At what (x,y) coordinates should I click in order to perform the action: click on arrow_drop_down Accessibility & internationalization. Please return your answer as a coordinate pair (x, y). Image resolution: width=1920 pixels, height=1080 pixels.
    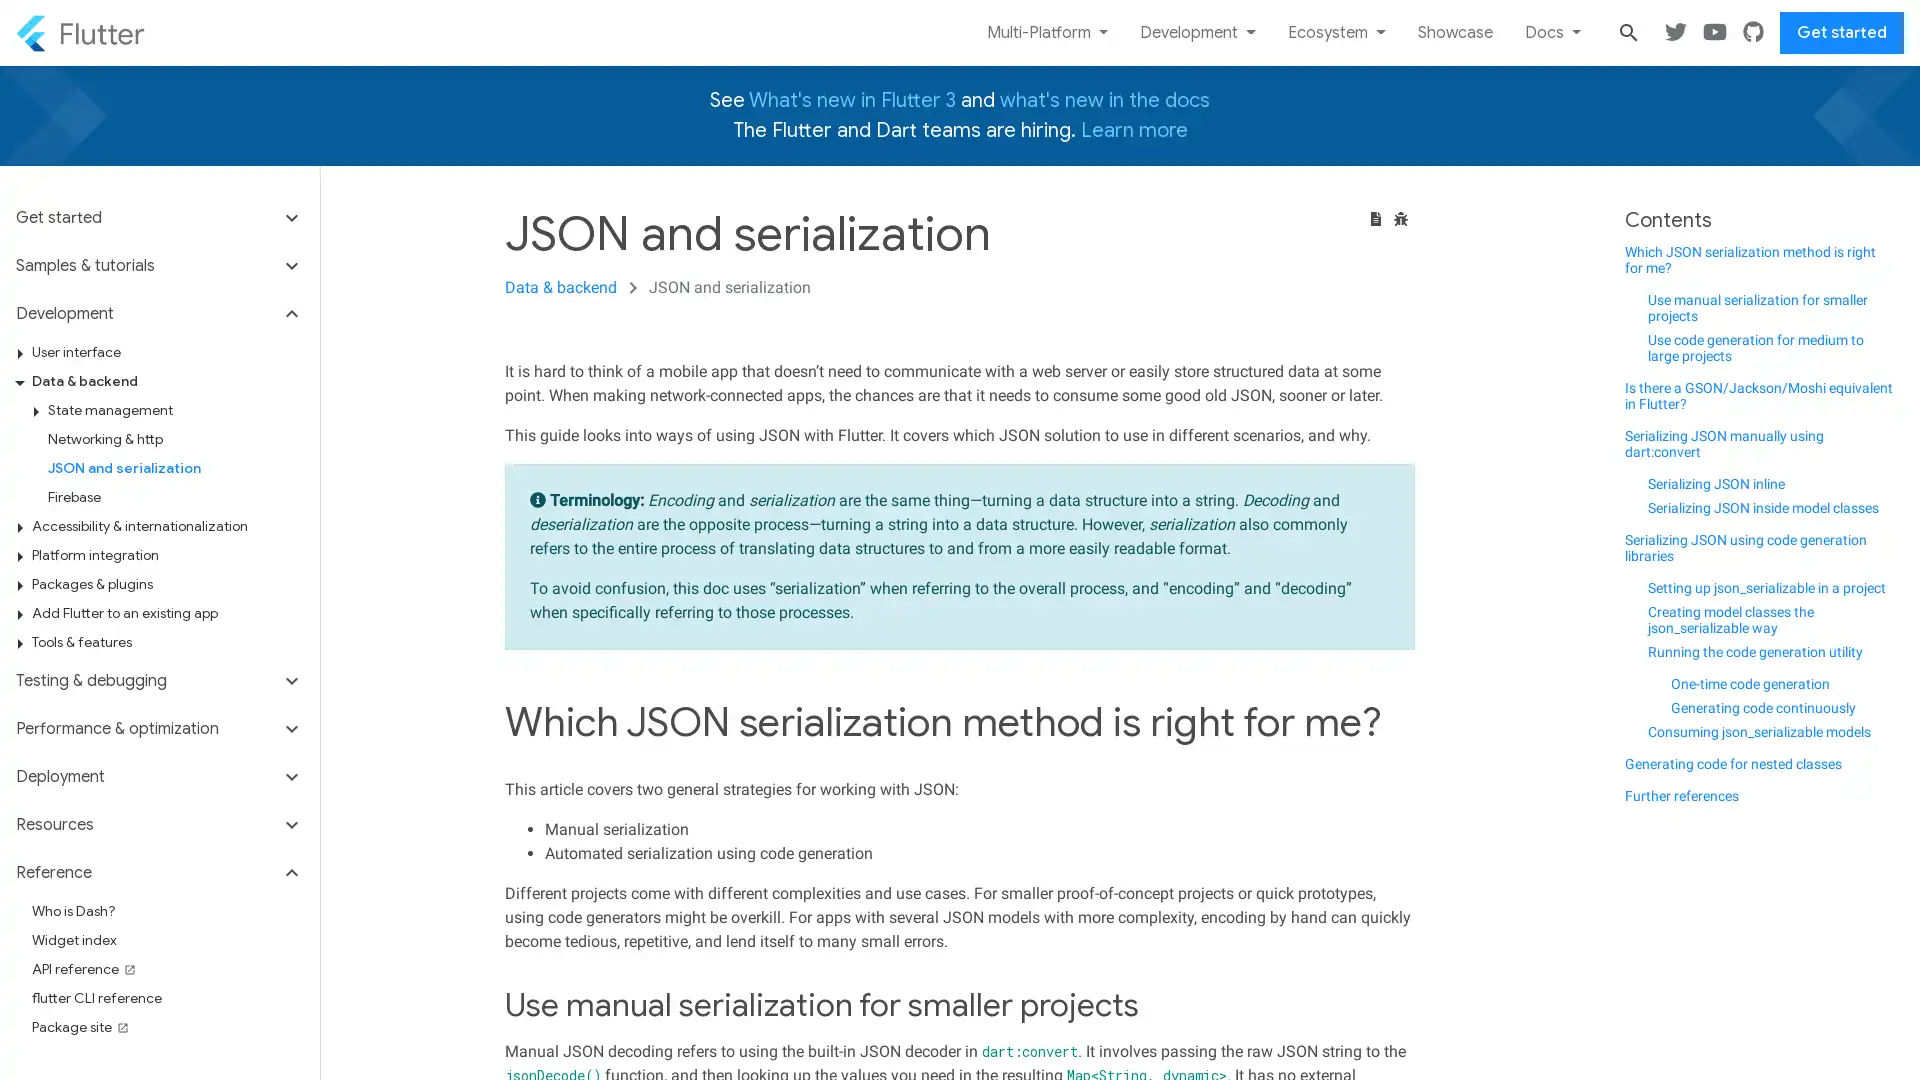
    Looking at the image, I should click on (167, 525).